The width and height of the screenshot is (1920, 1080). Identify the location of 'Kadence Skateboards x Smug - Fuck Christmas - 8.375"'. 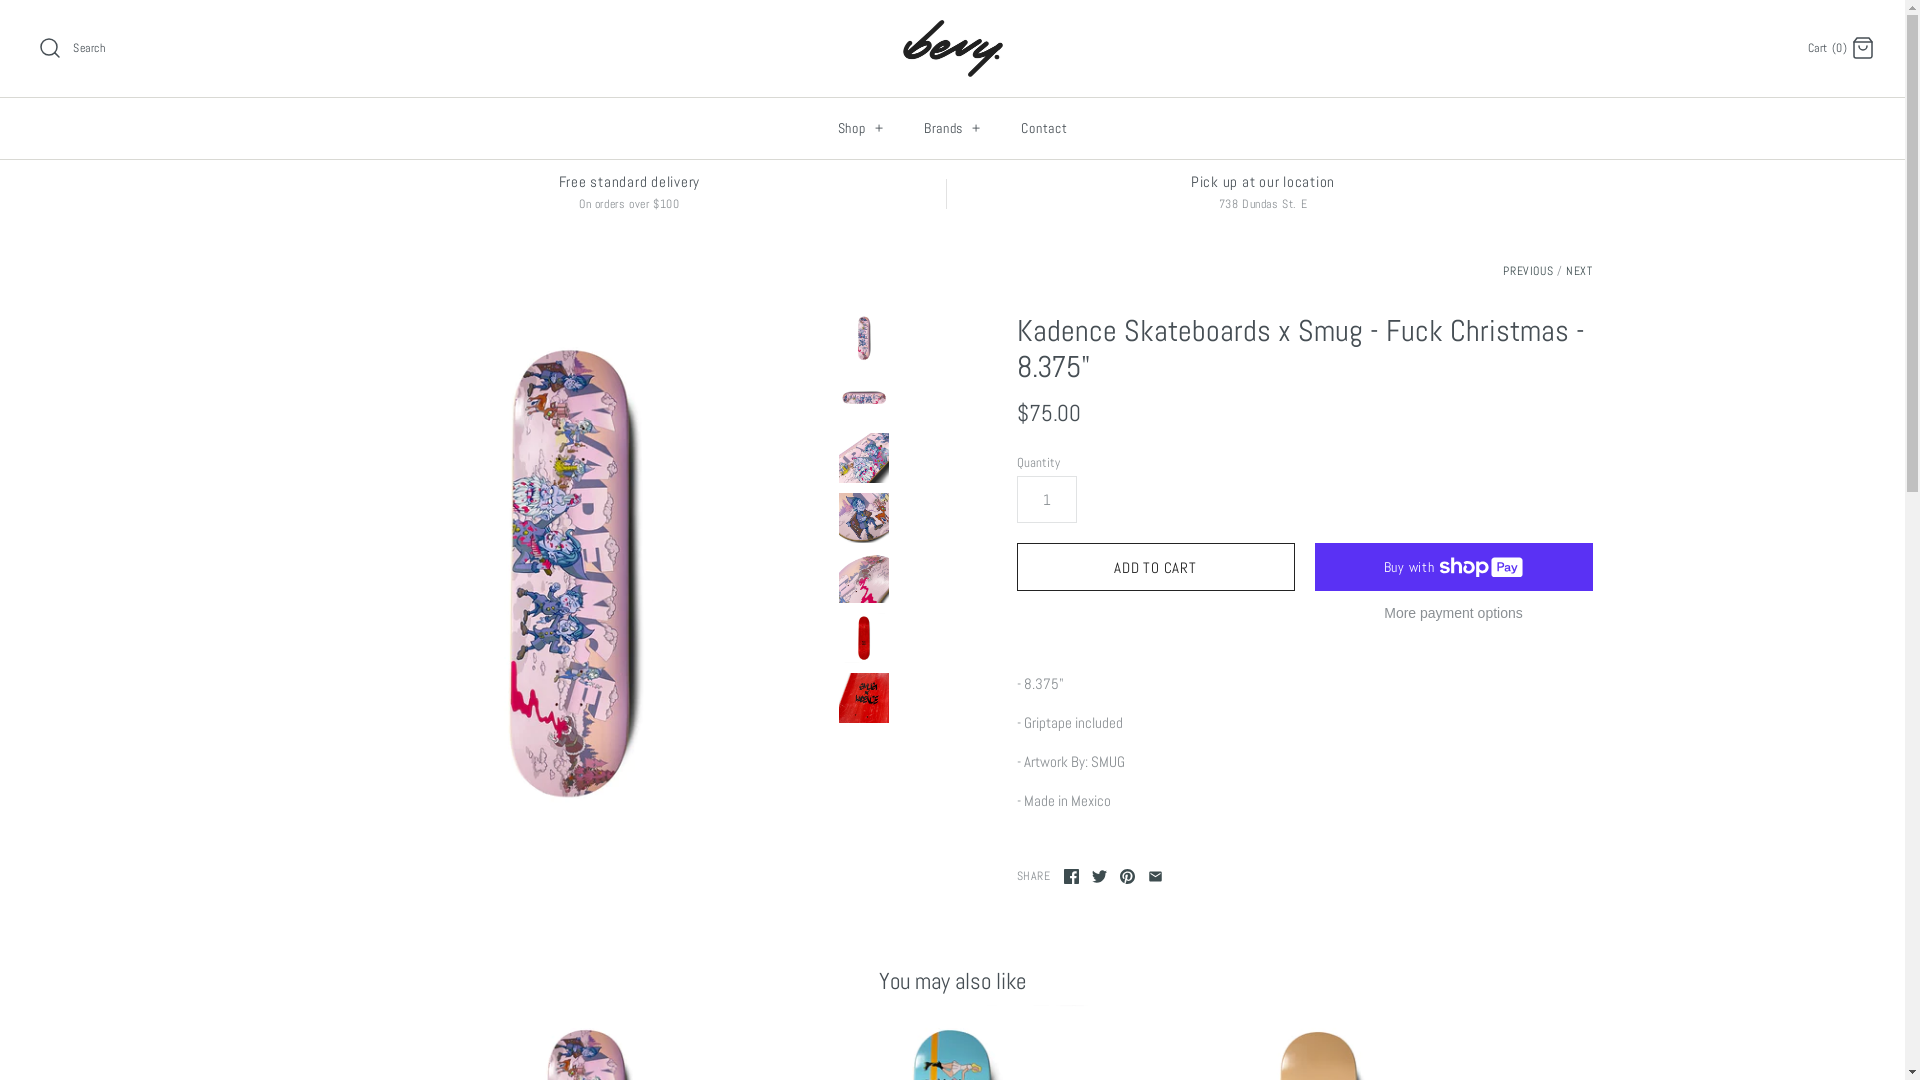
(863, 337).